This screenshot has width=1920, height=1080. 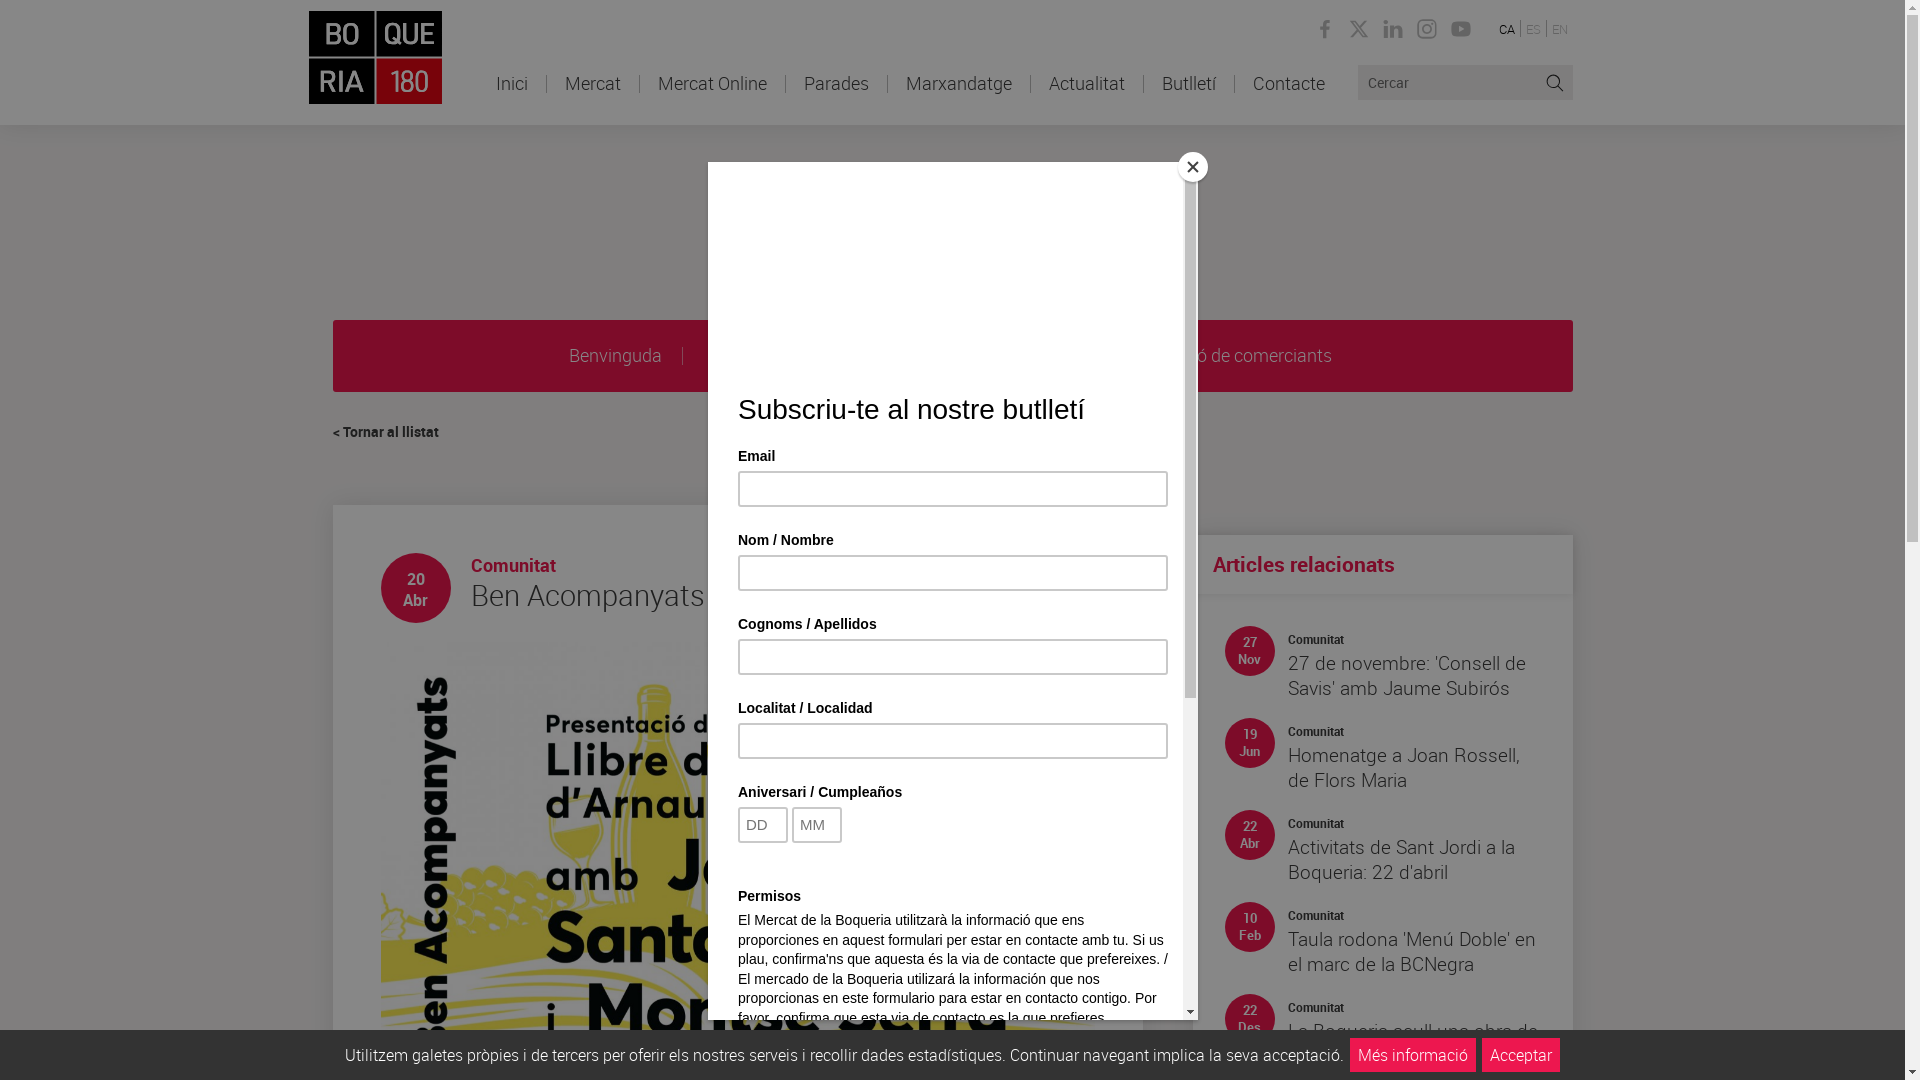 I want to click on 'Benvinguda', so click(x=613, y=354).